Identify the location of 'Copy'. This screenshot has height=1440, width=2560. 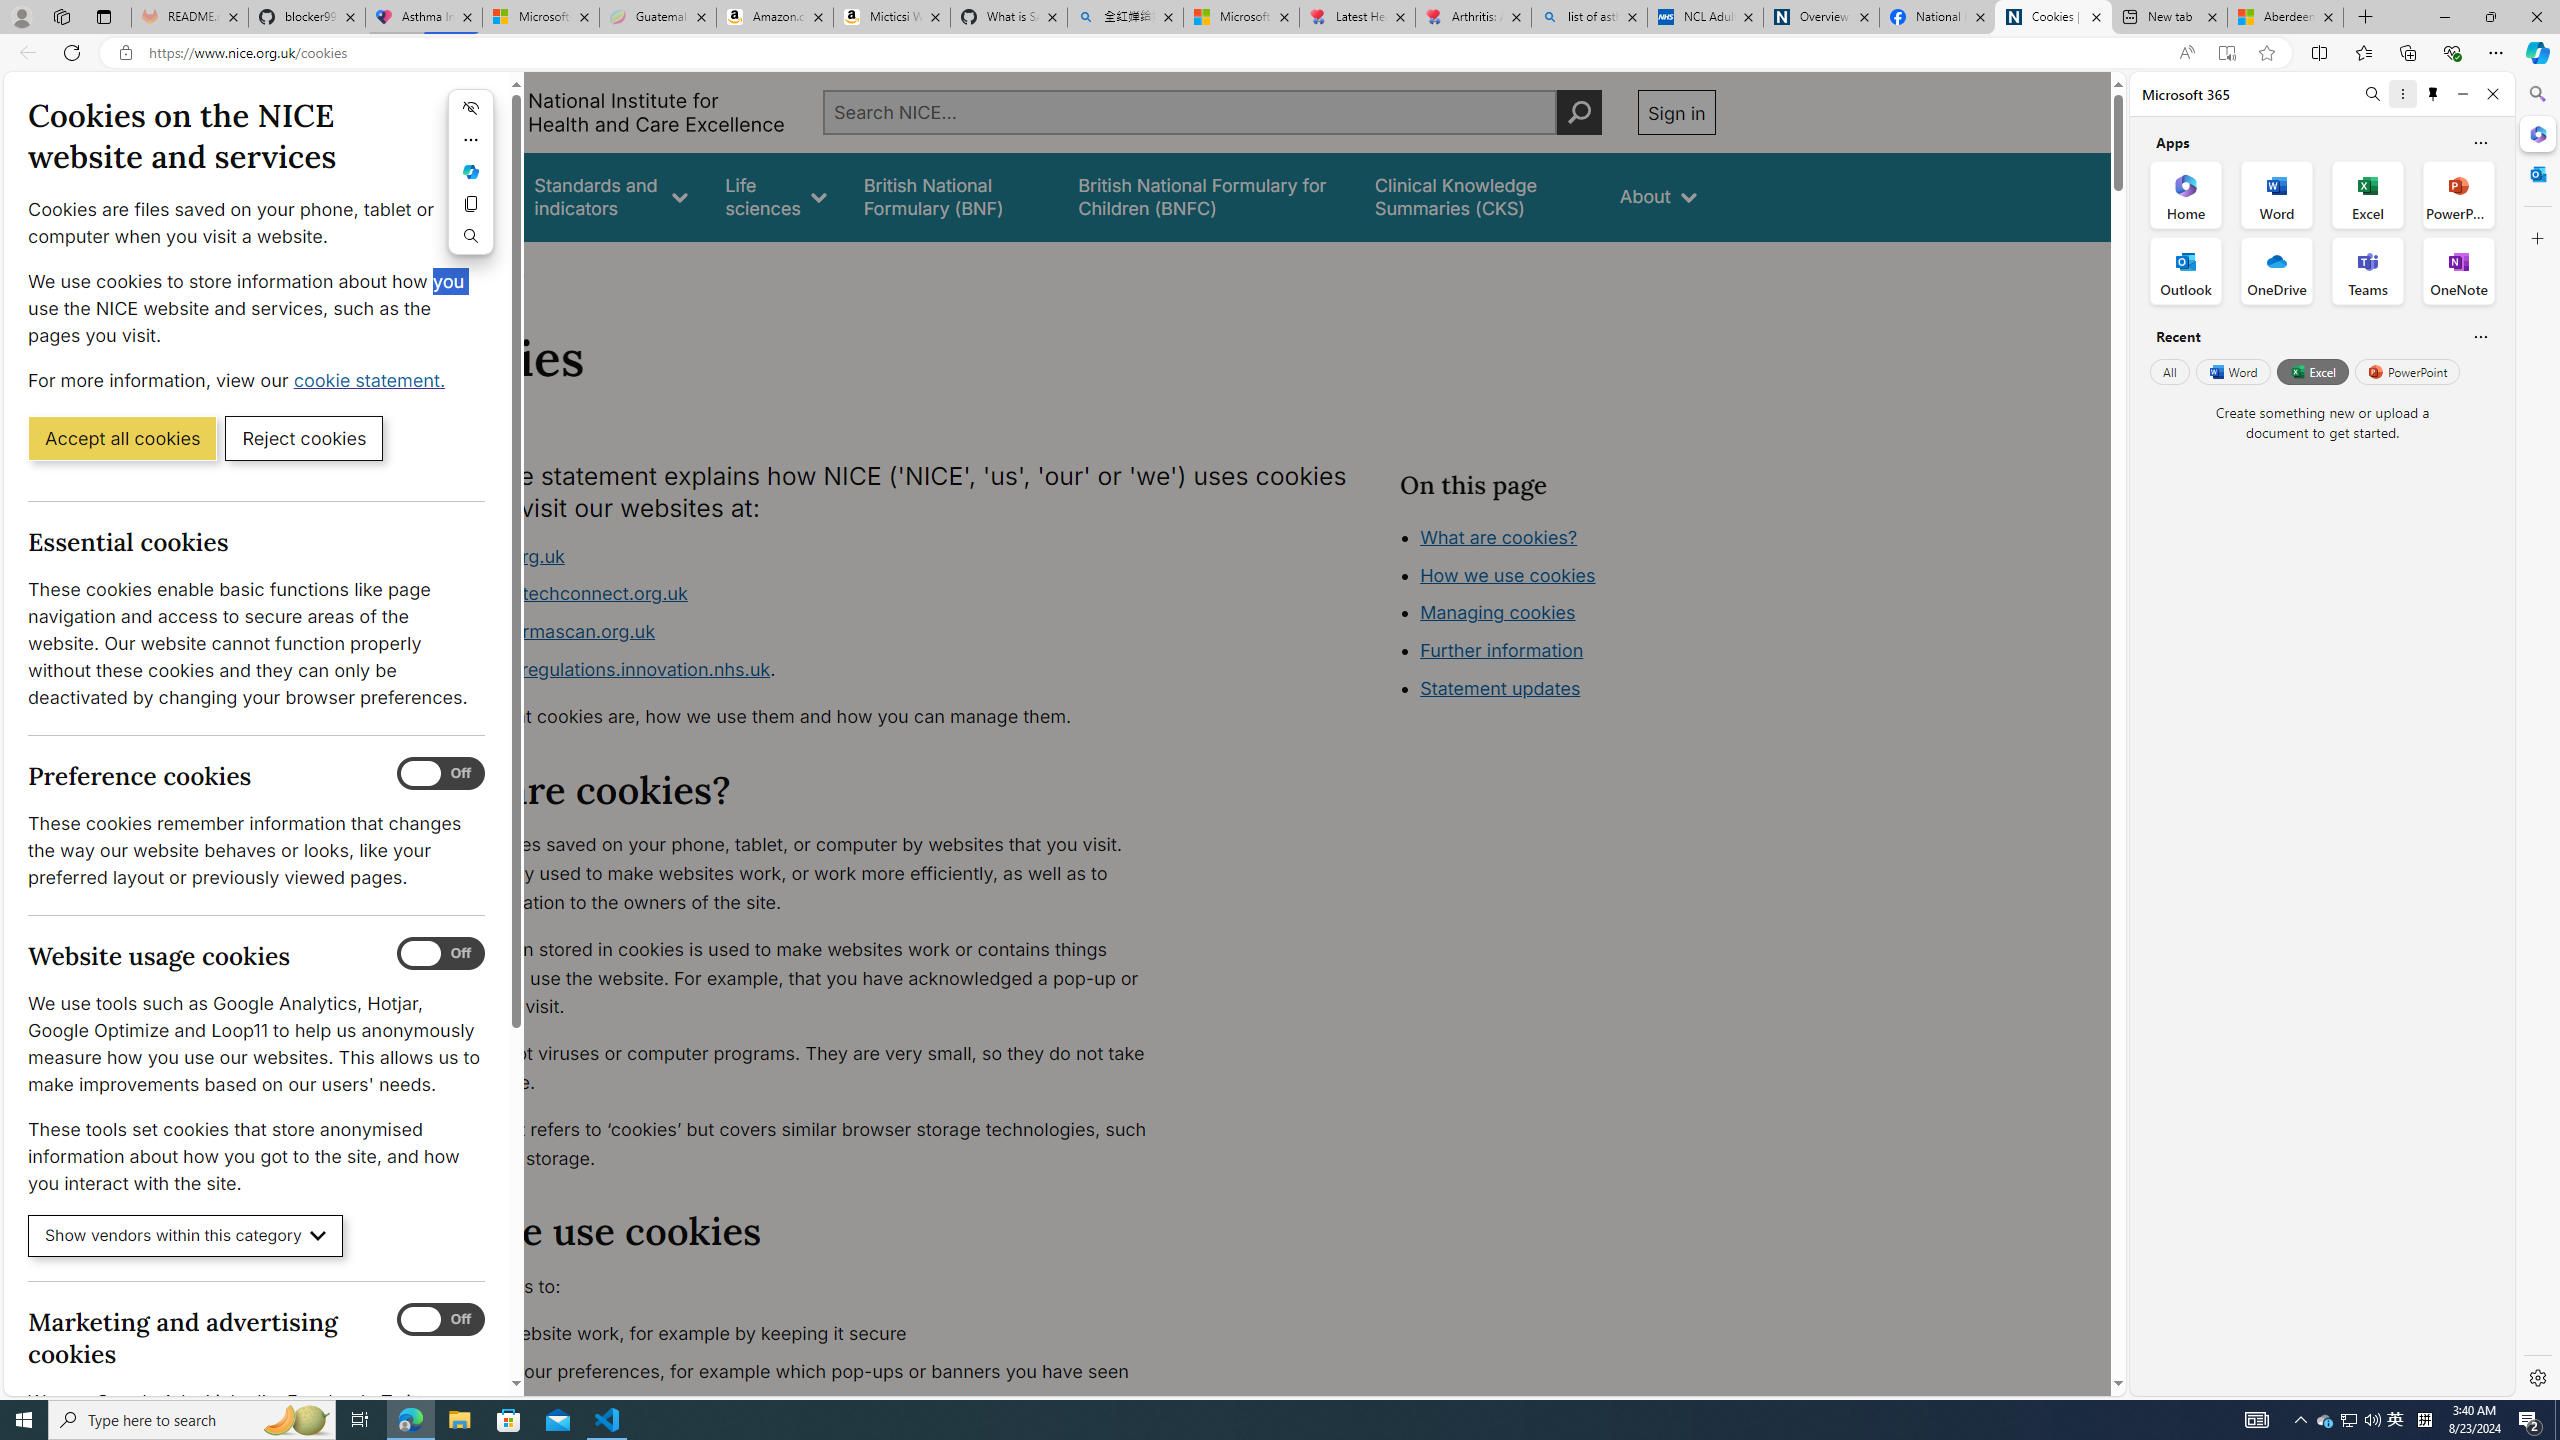
(470, 203).